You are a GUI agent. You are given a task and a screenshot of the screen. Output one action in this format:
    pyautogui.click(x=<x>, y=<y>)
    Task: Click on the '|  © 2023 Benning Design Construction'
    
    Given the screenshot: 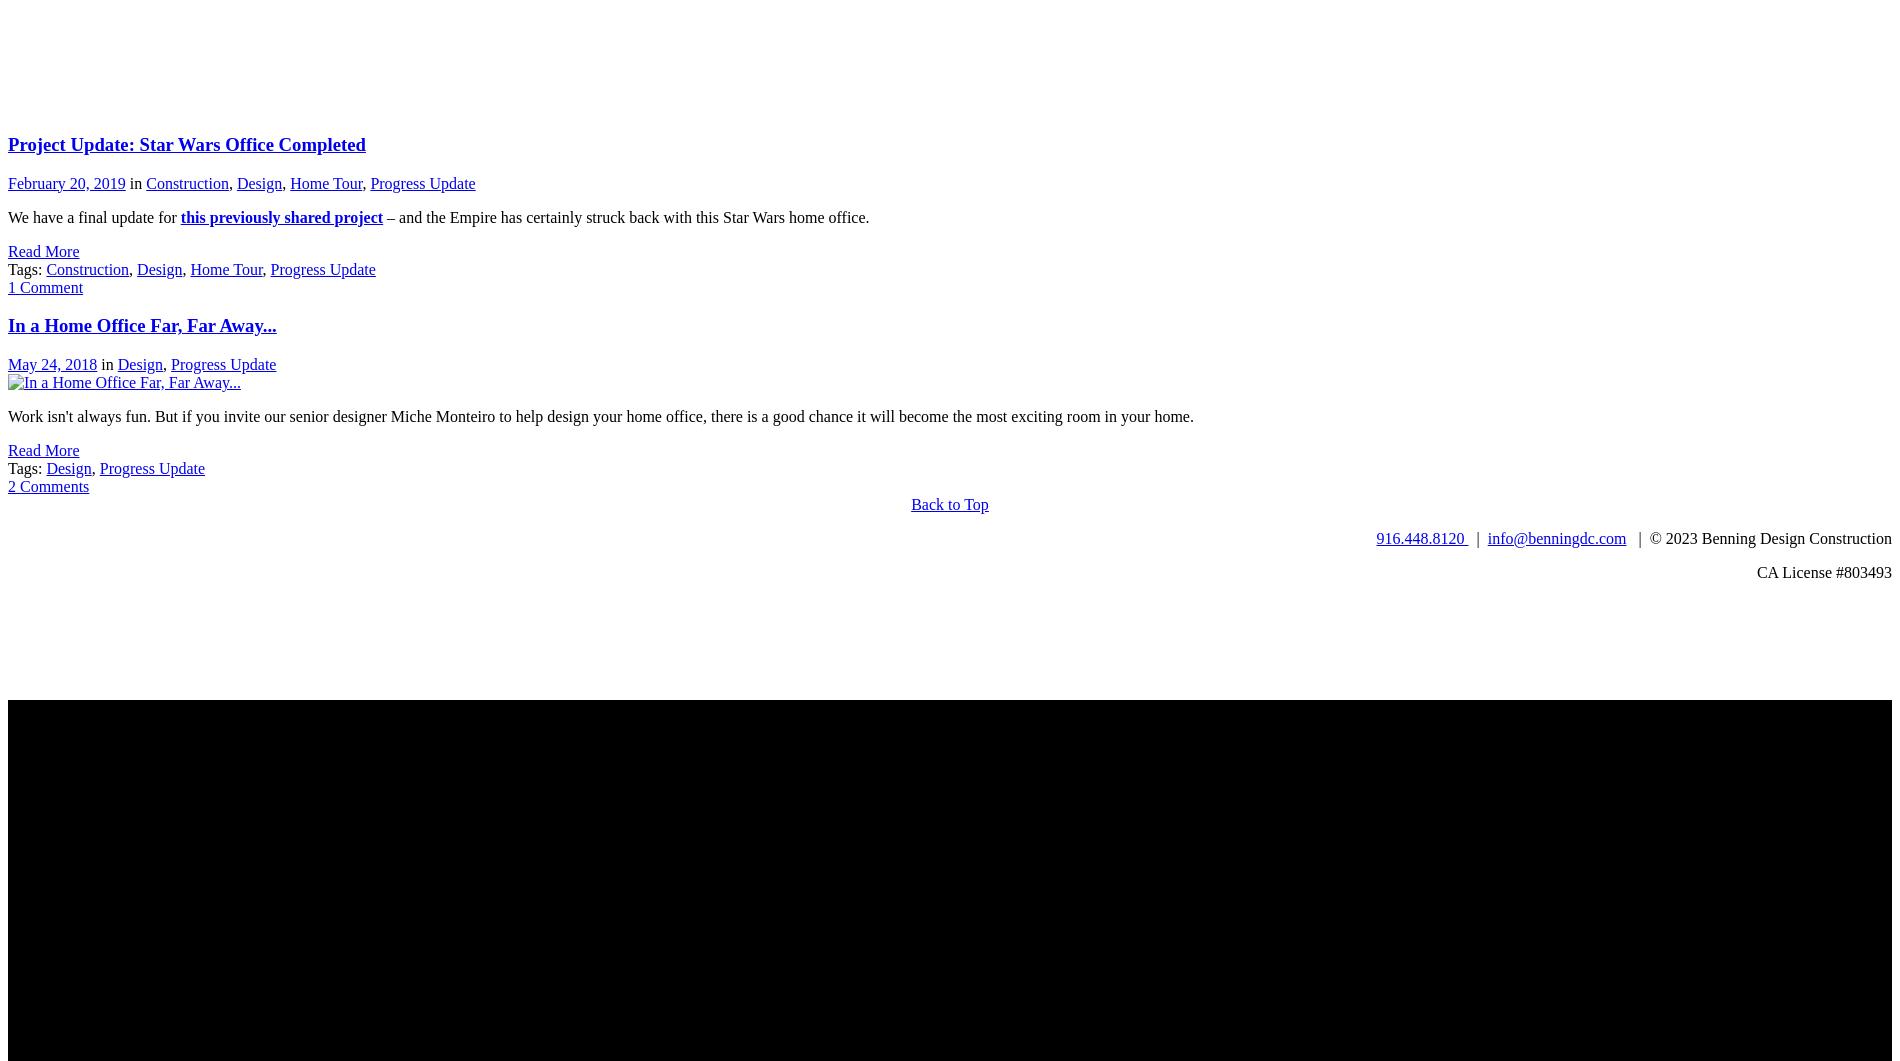 What is the action you would take?
    pyautogui.click(x=1758, y=537)
    